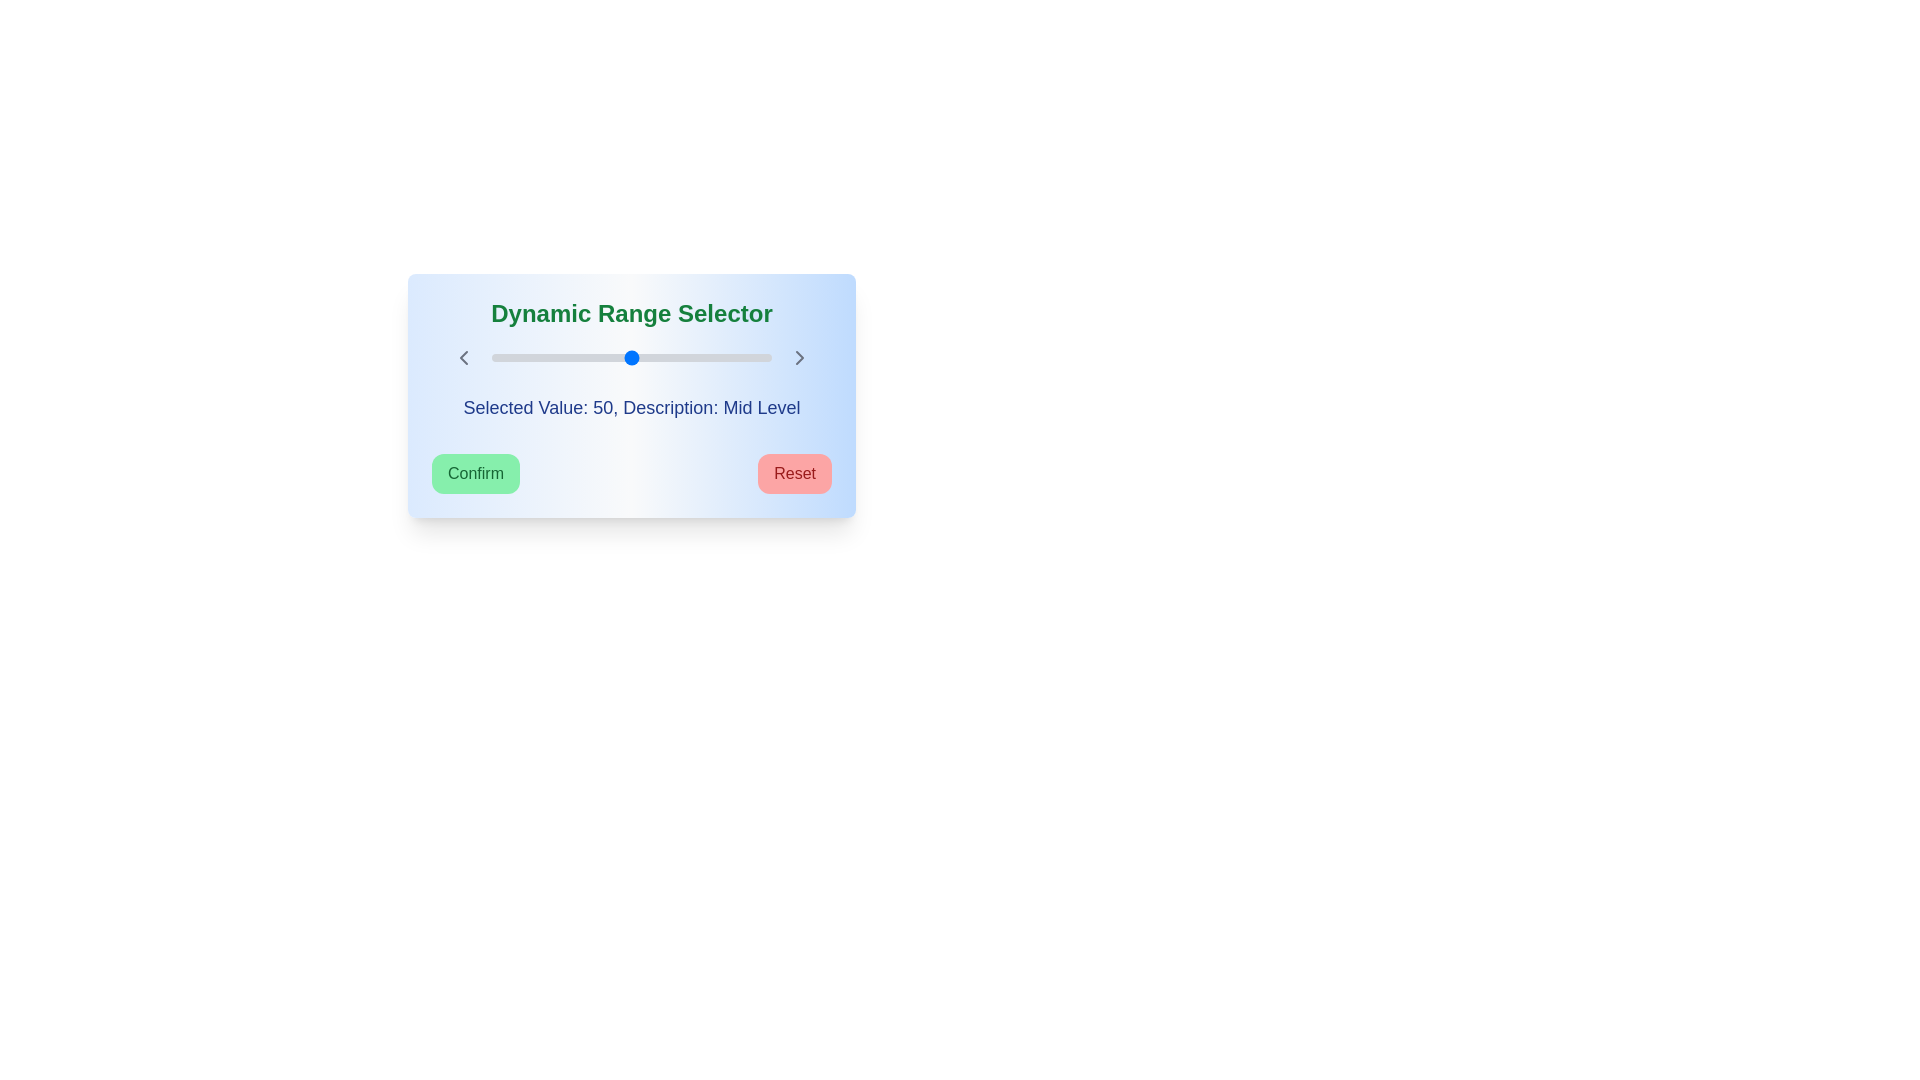 The width and height of the screenshot is (1920, 1080). What do you see at coordinates (654, 357) in the screenshot?
I see `the slider` at bounding box center [654, 357].